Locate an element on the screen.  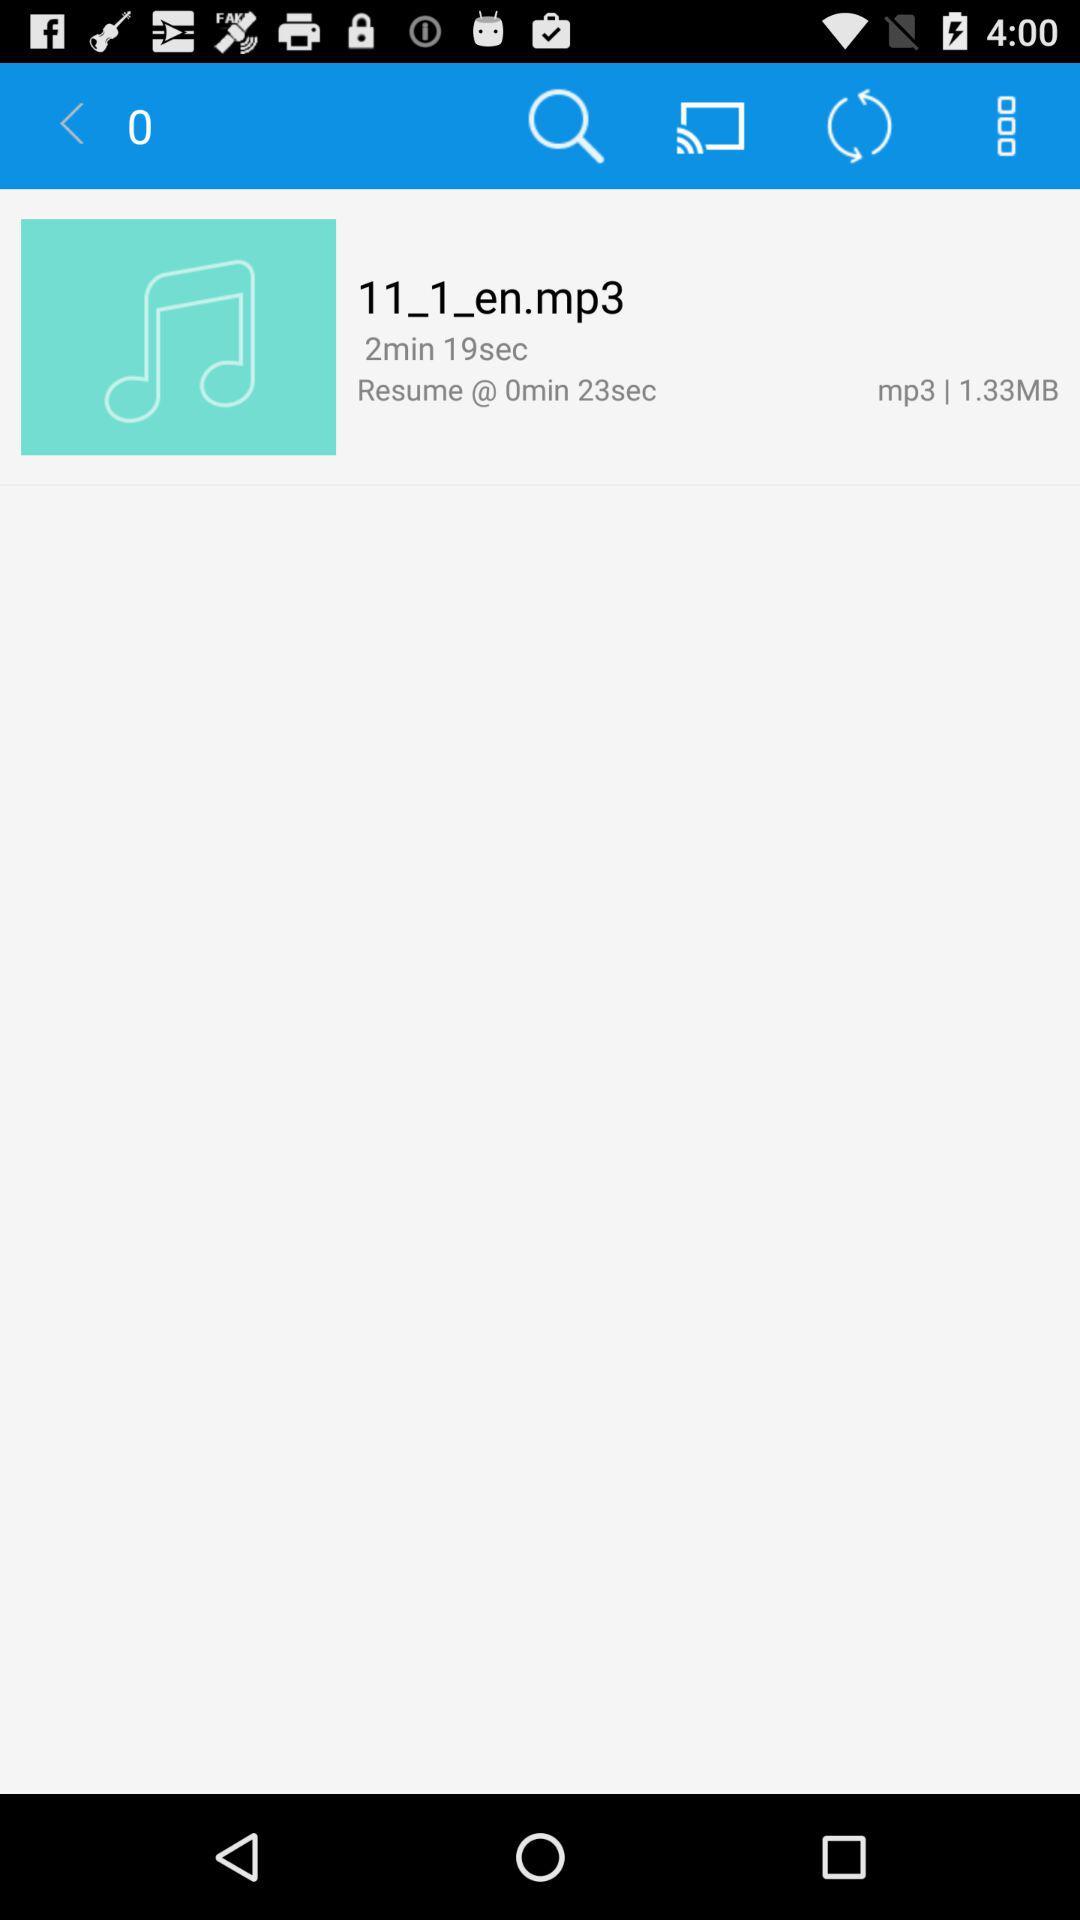
item above the  2min 19sec icon is located at coordinates (491, 294).